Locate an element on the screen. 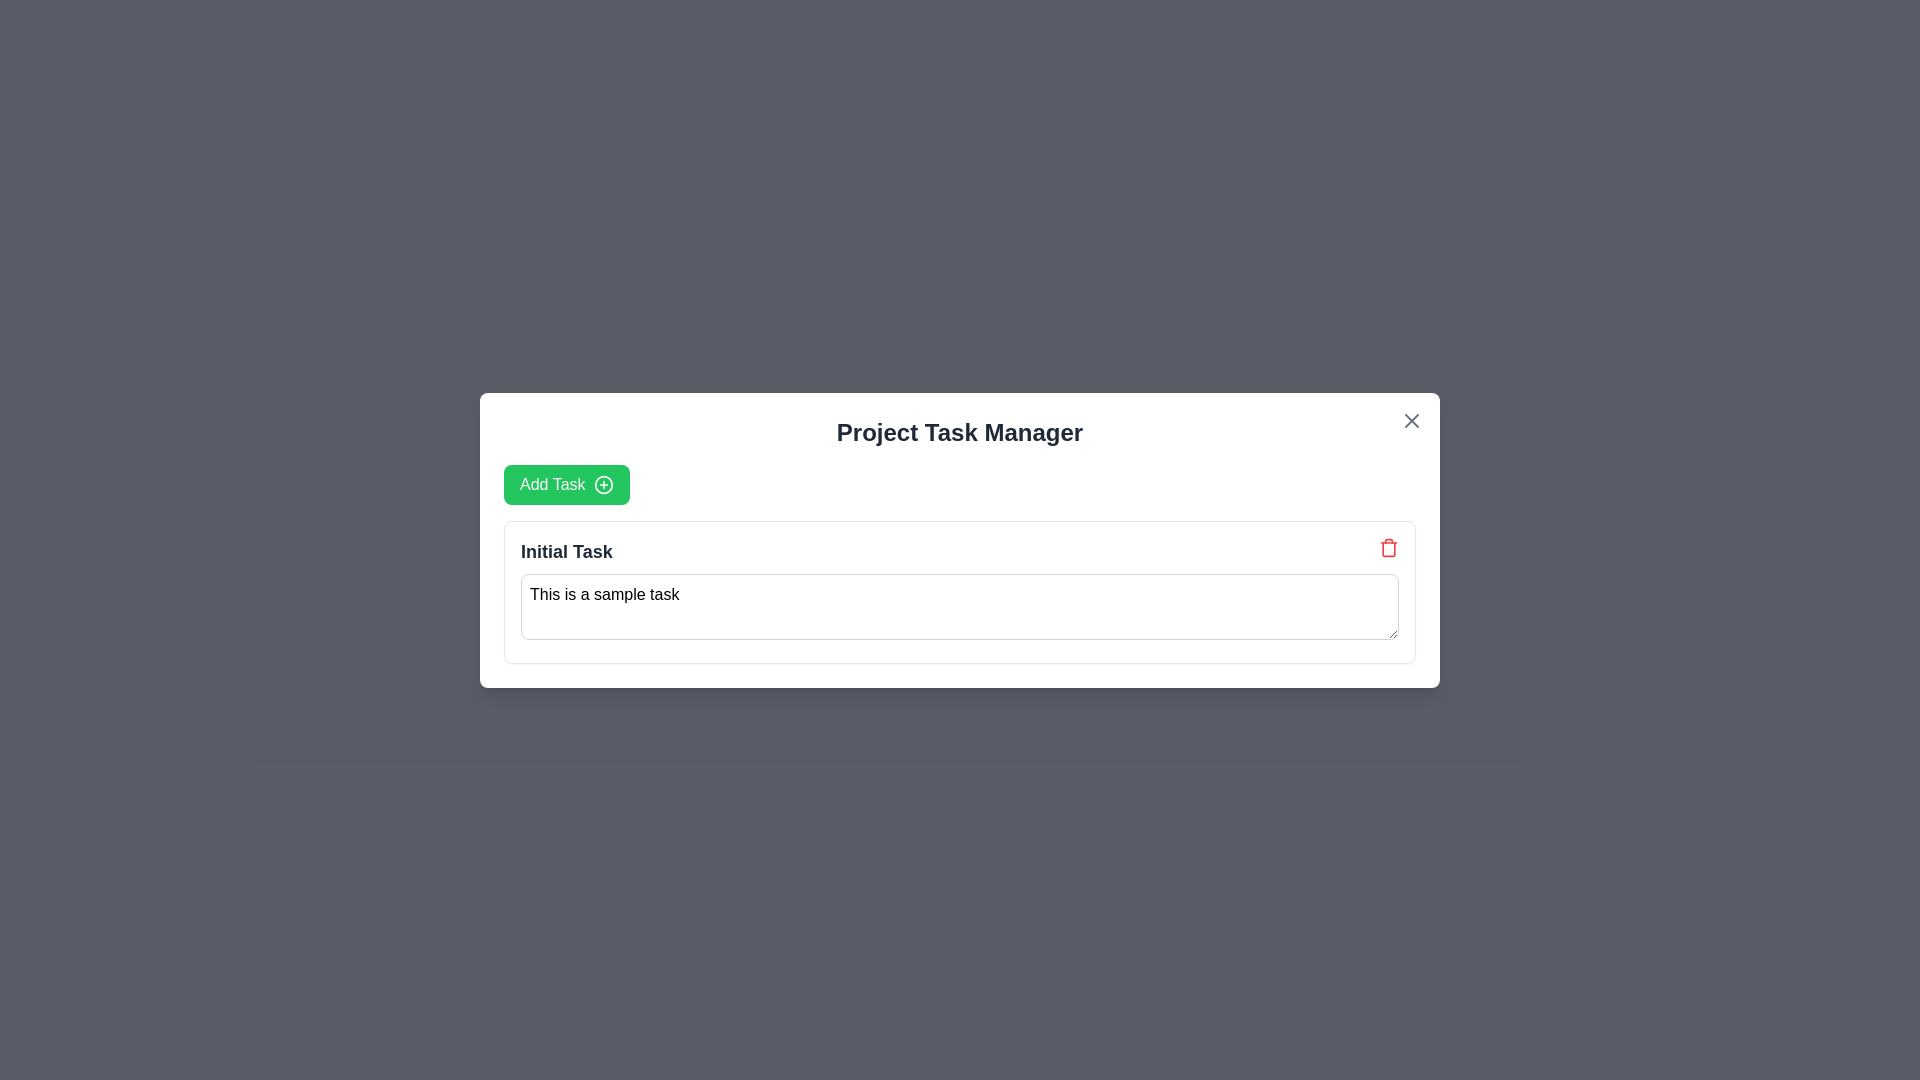 This screenshot has height=1080, width=1920. the delete button located in the top-right corner of the 'Initial Task' is located at coordinates (1387, 547).